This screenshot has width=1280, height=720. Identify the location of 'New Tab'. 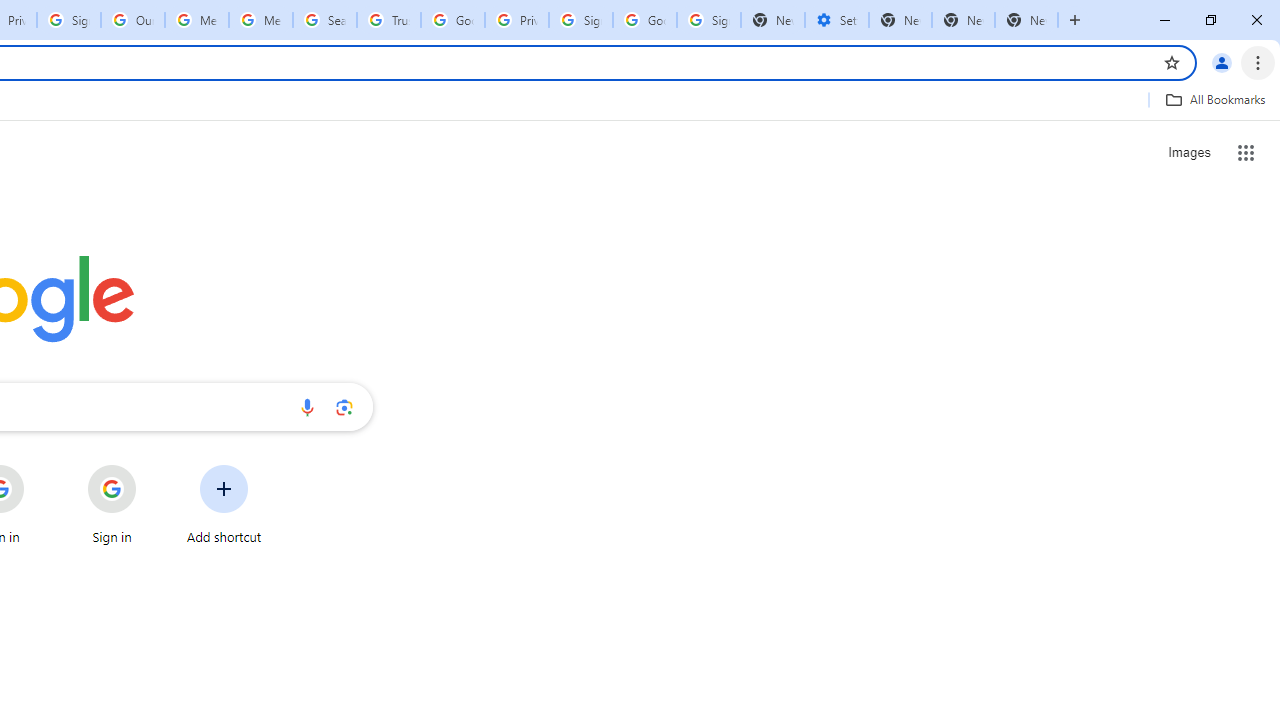
(1026, 20).